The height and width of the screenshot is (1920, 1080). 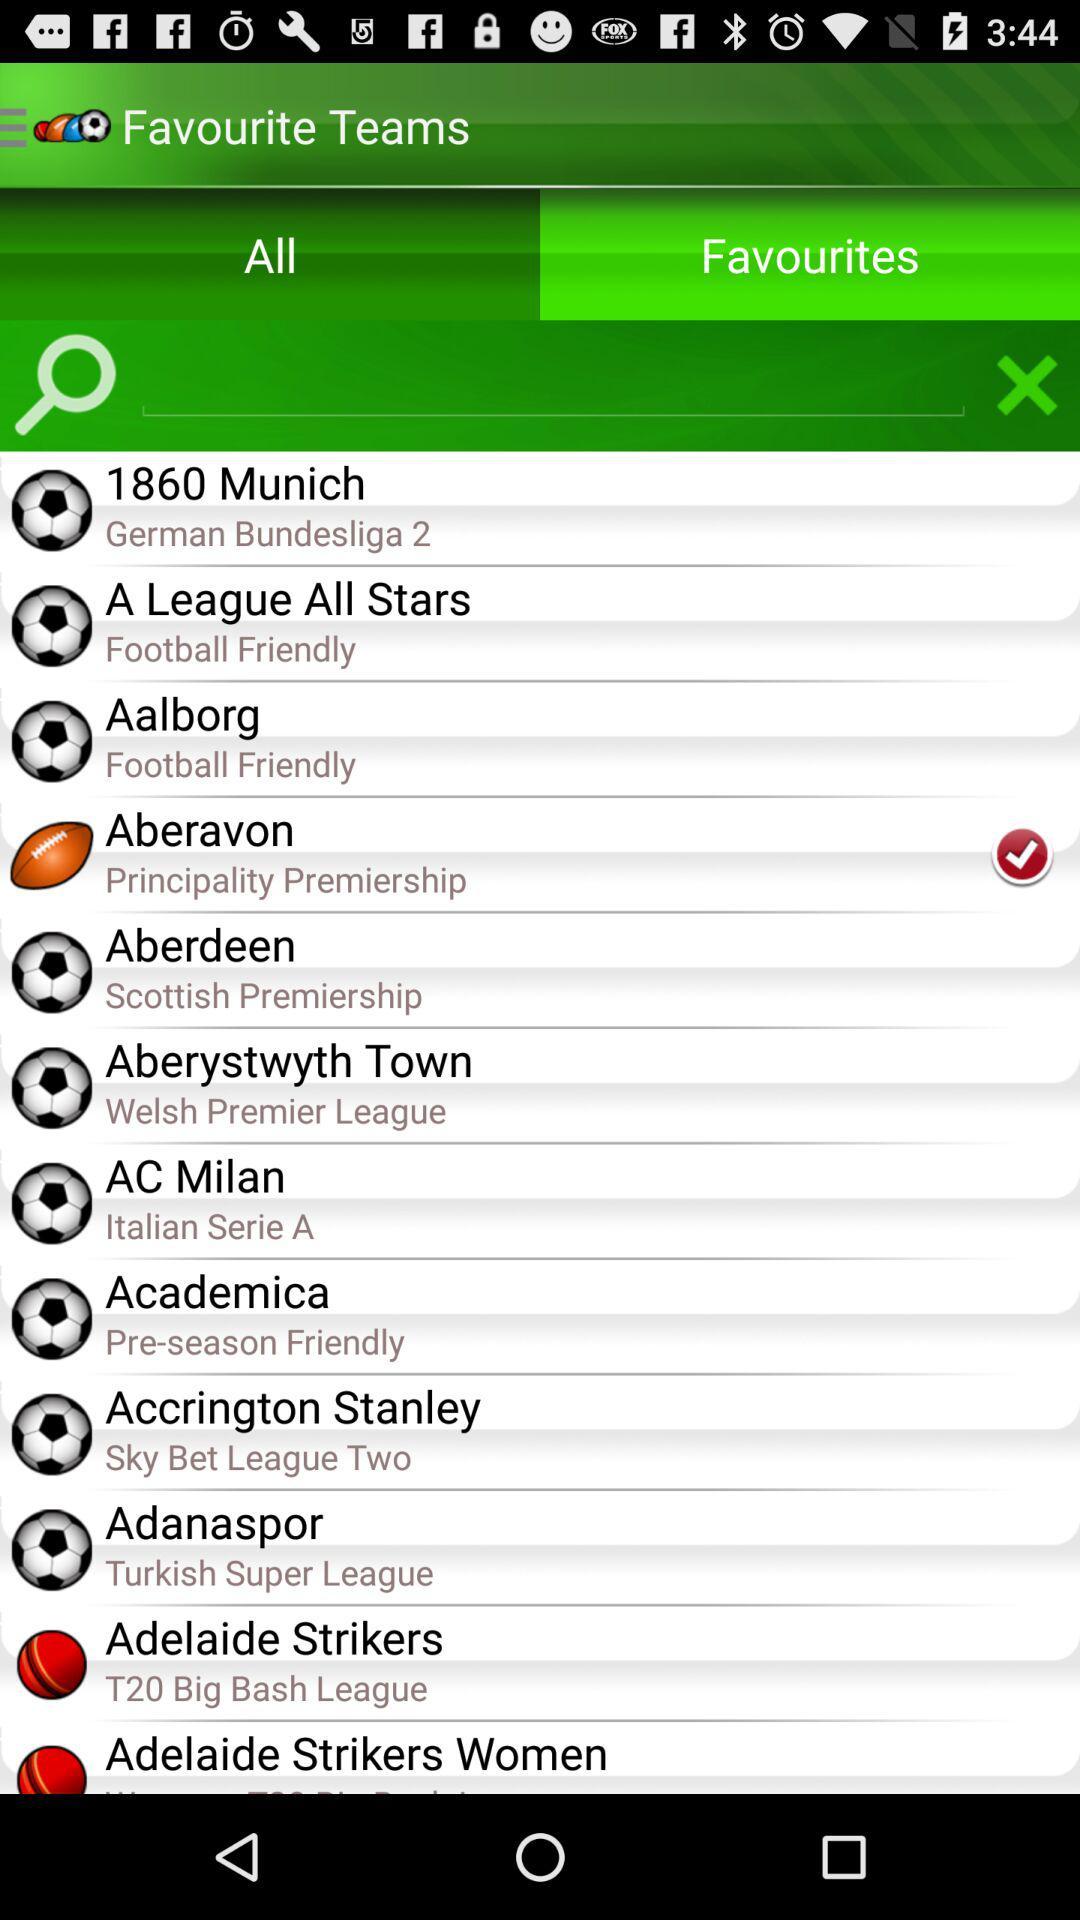 I want to click on the aberystwyth town icon, so click(x=591, y=1056).